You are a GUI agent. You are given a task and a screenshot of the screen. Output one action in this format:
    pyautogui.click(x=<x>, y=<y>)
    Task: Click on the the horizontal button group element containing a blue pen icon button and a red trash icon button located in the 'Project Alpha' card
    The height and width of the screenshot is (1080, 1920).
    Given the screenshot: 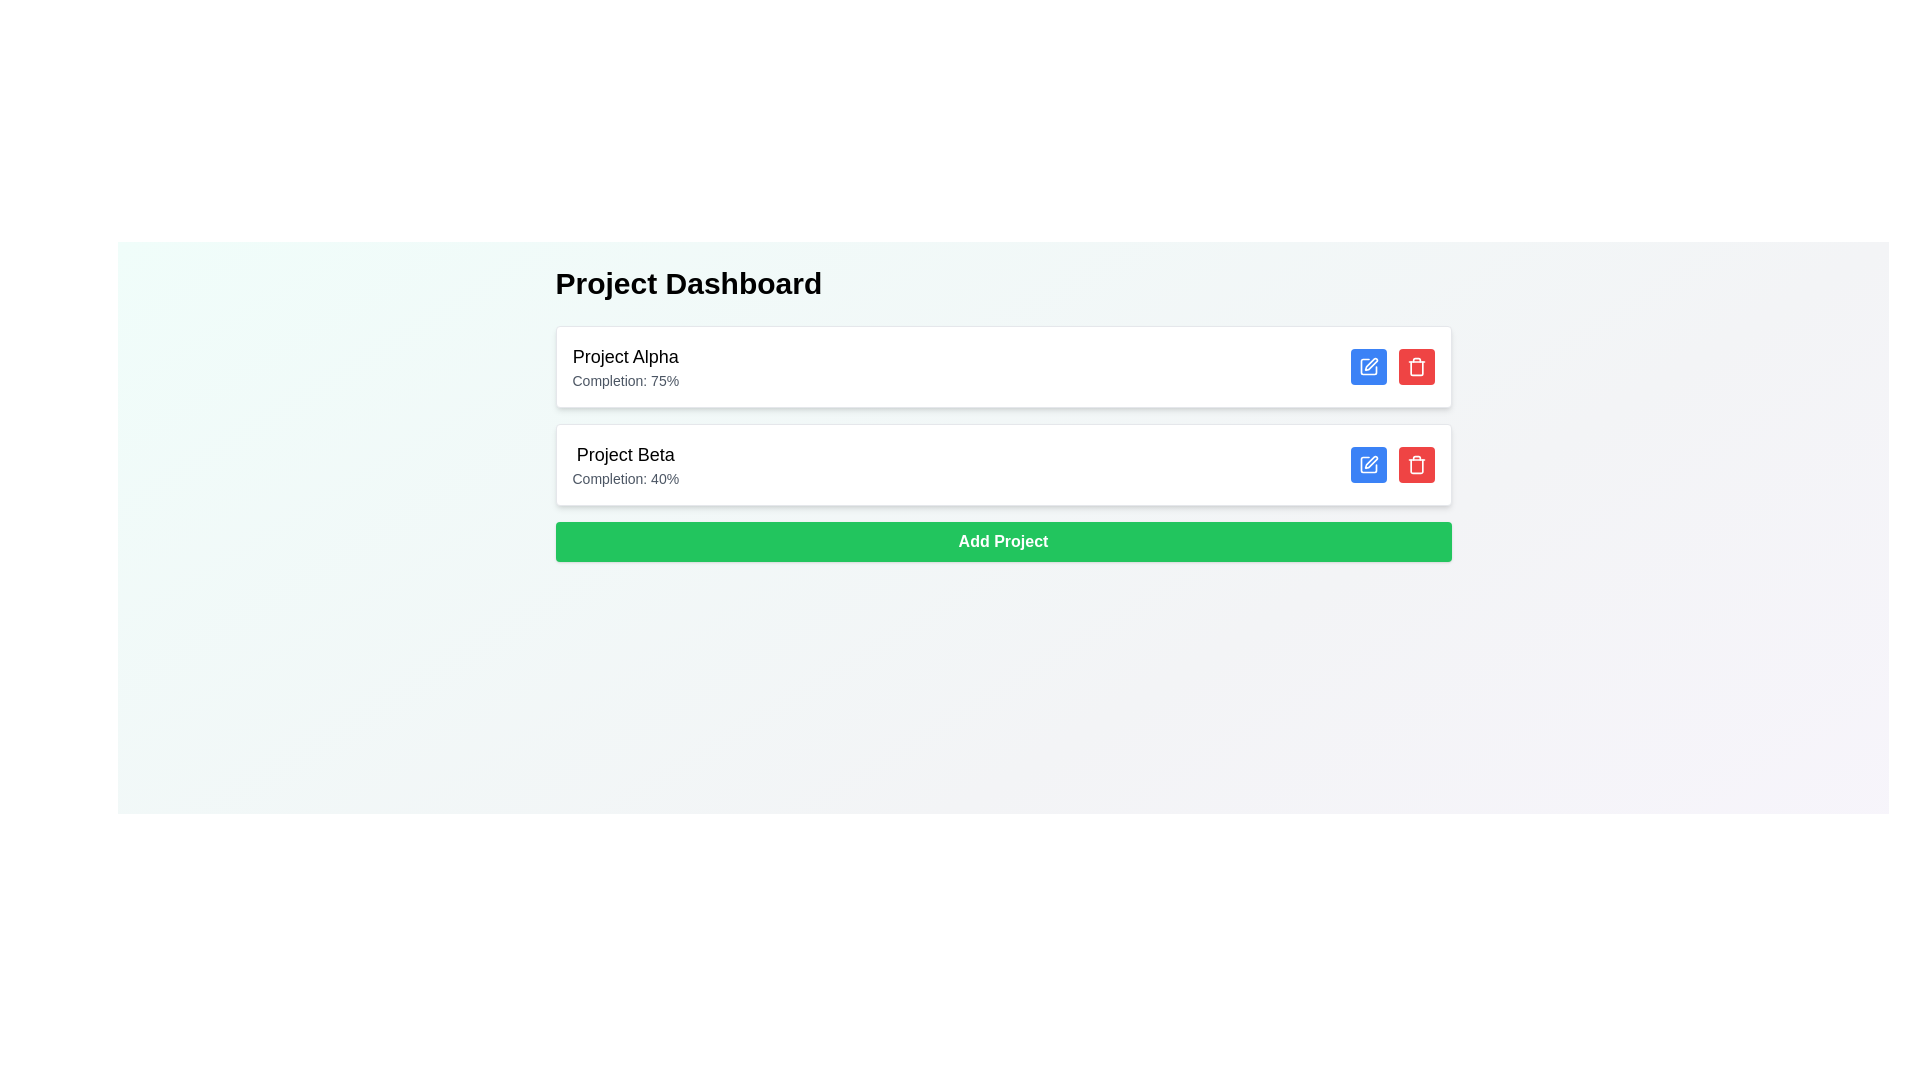 What is the action you would take?
    pyautogui.click(x=1391, y=366)
    